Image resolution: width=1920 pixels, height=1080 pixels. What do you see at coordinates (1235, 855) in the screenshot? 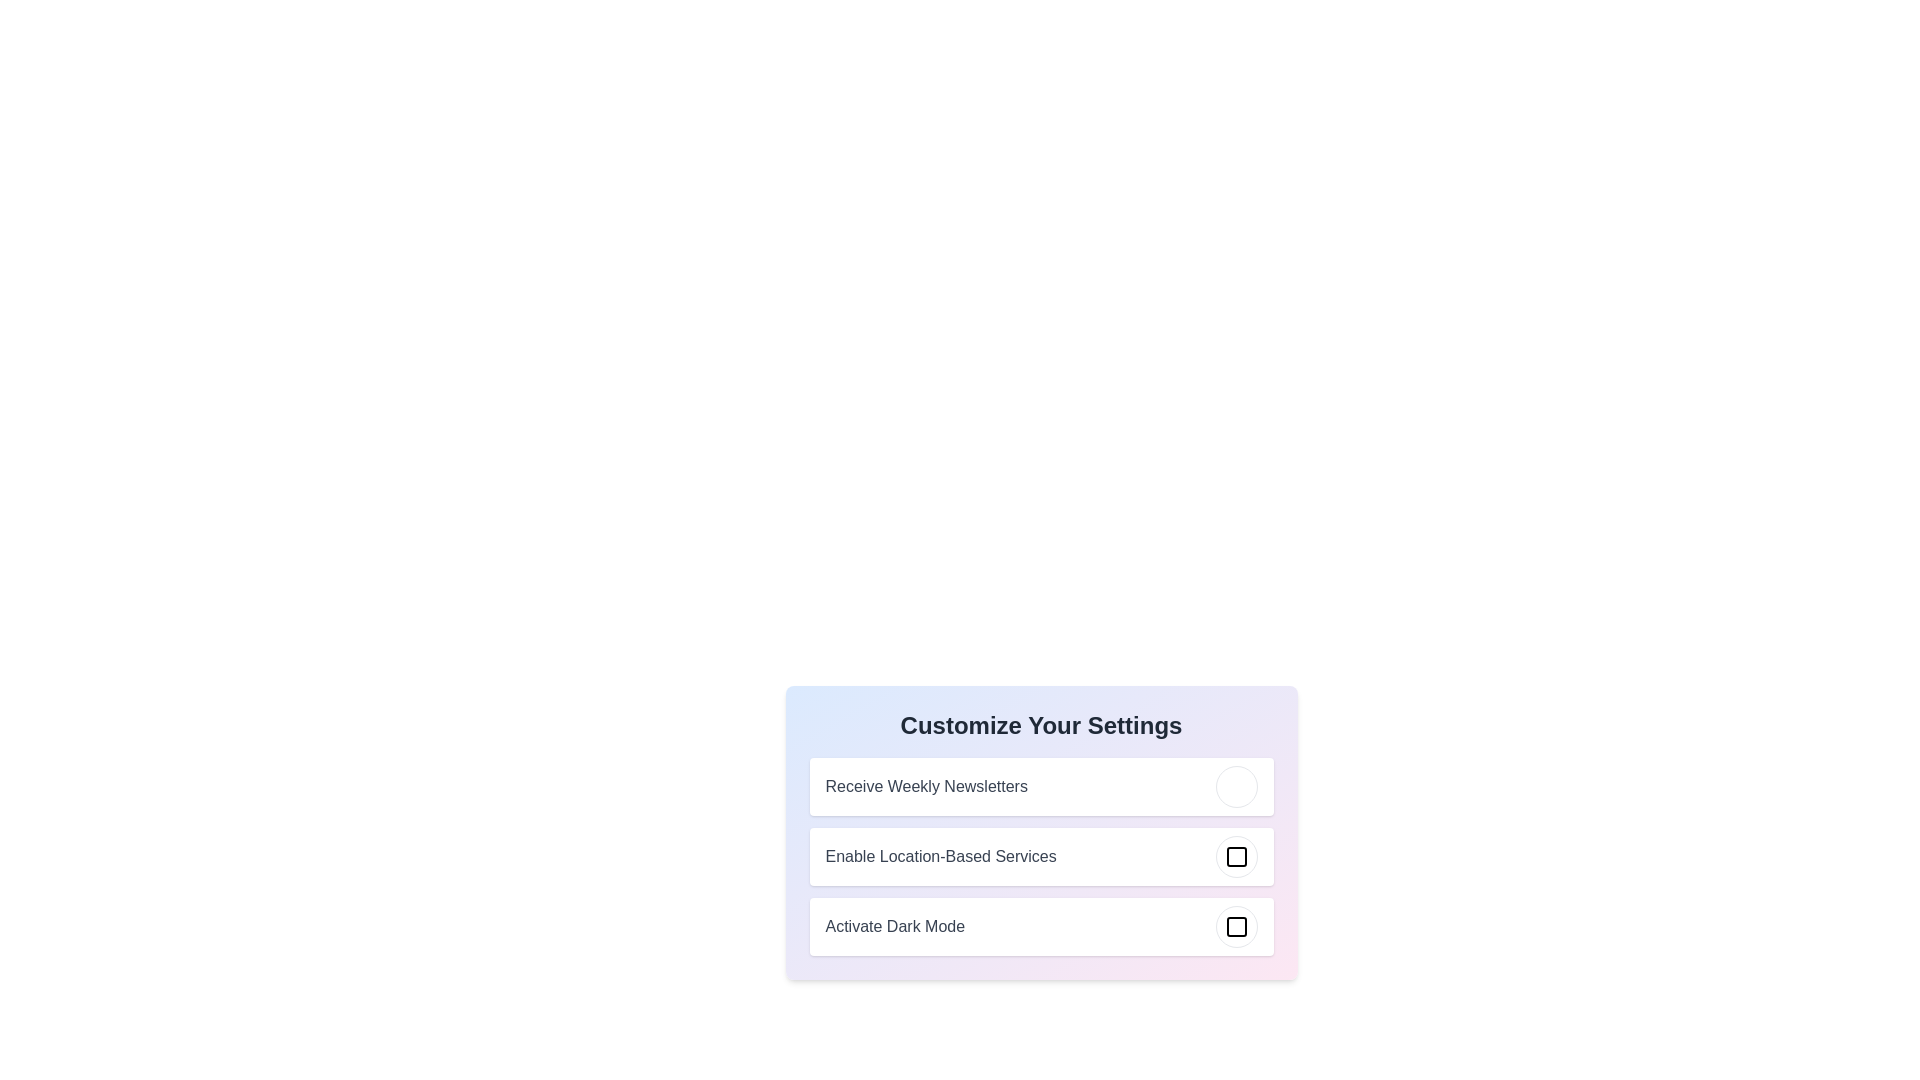
I see `the Checkbox element styled in a minimalist fashion, located in the right part of the middle option row in a settings selection dialog, aligned with the text 'Enable Location-Based Services' to its left` at bounding box center [1235, 855].